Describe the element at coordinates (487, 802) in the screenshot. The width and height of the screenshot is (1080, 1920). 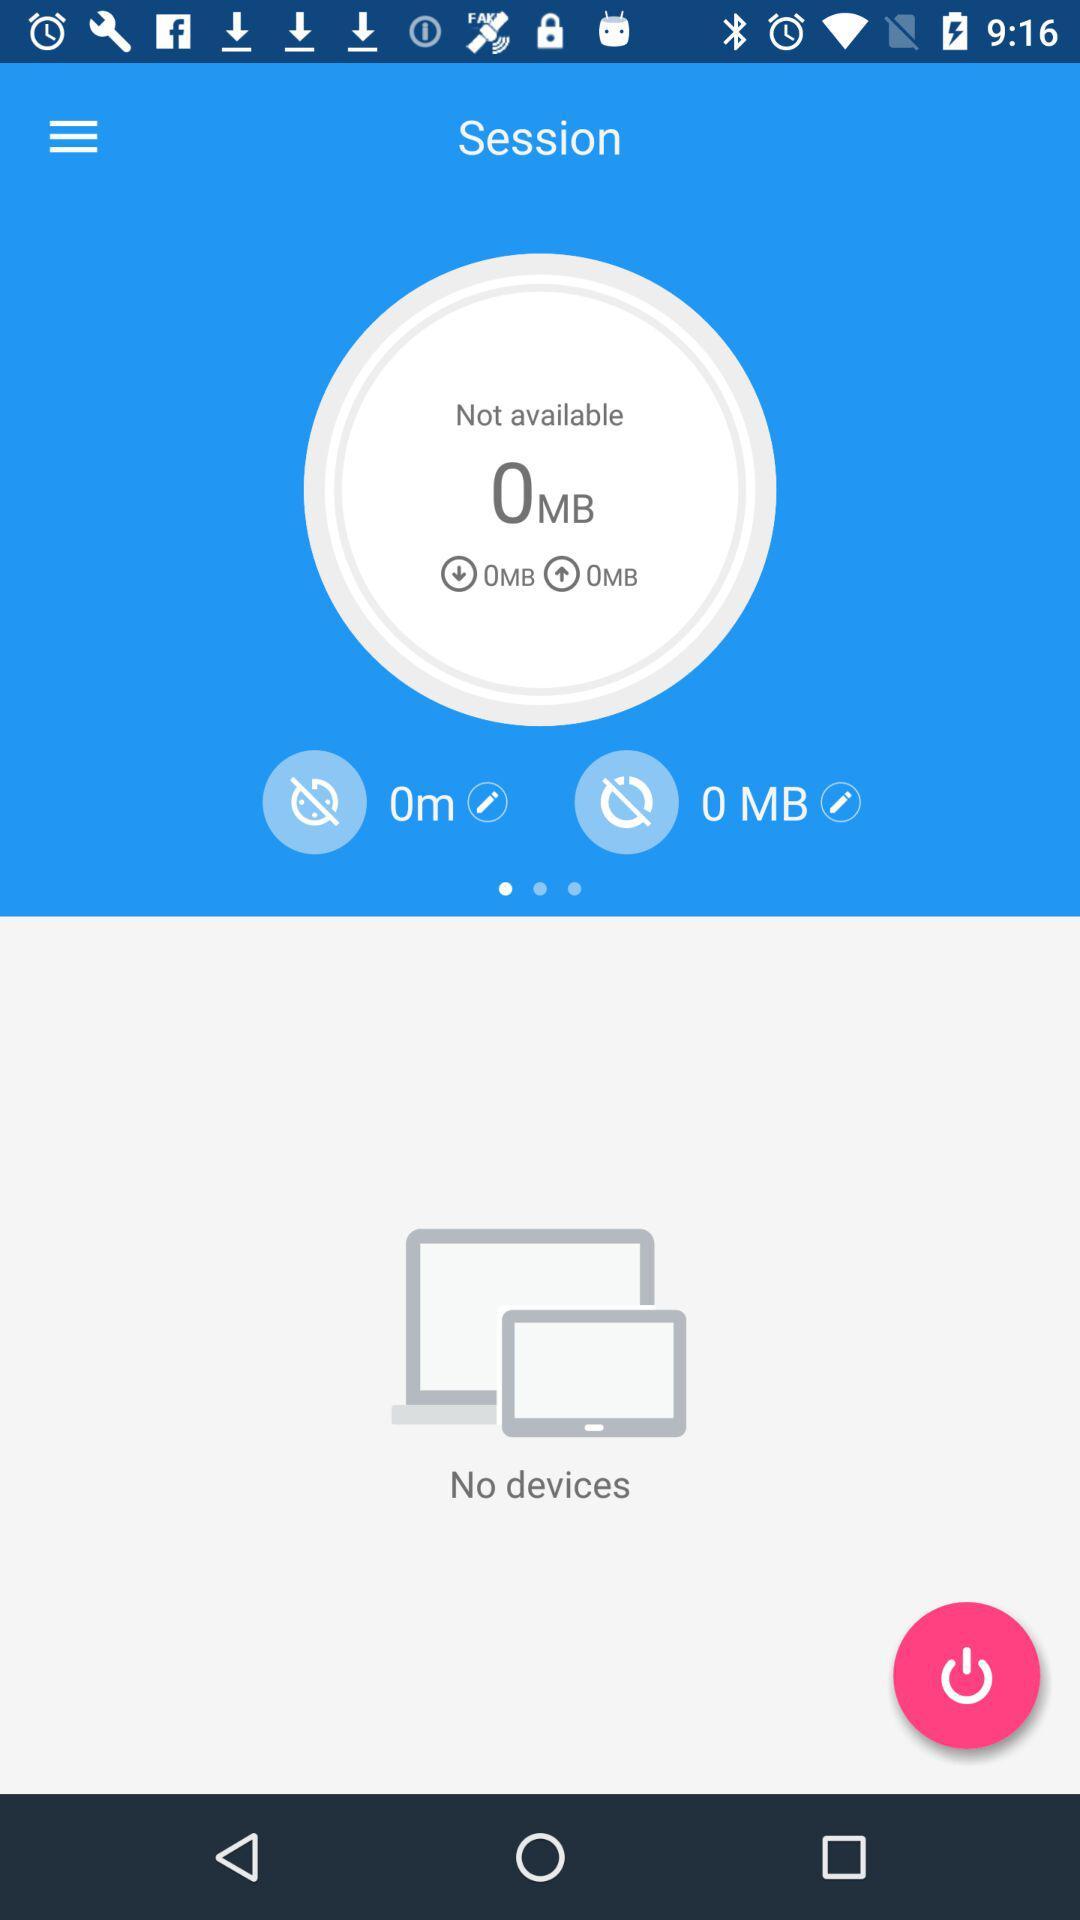
I see `edit` at that location.